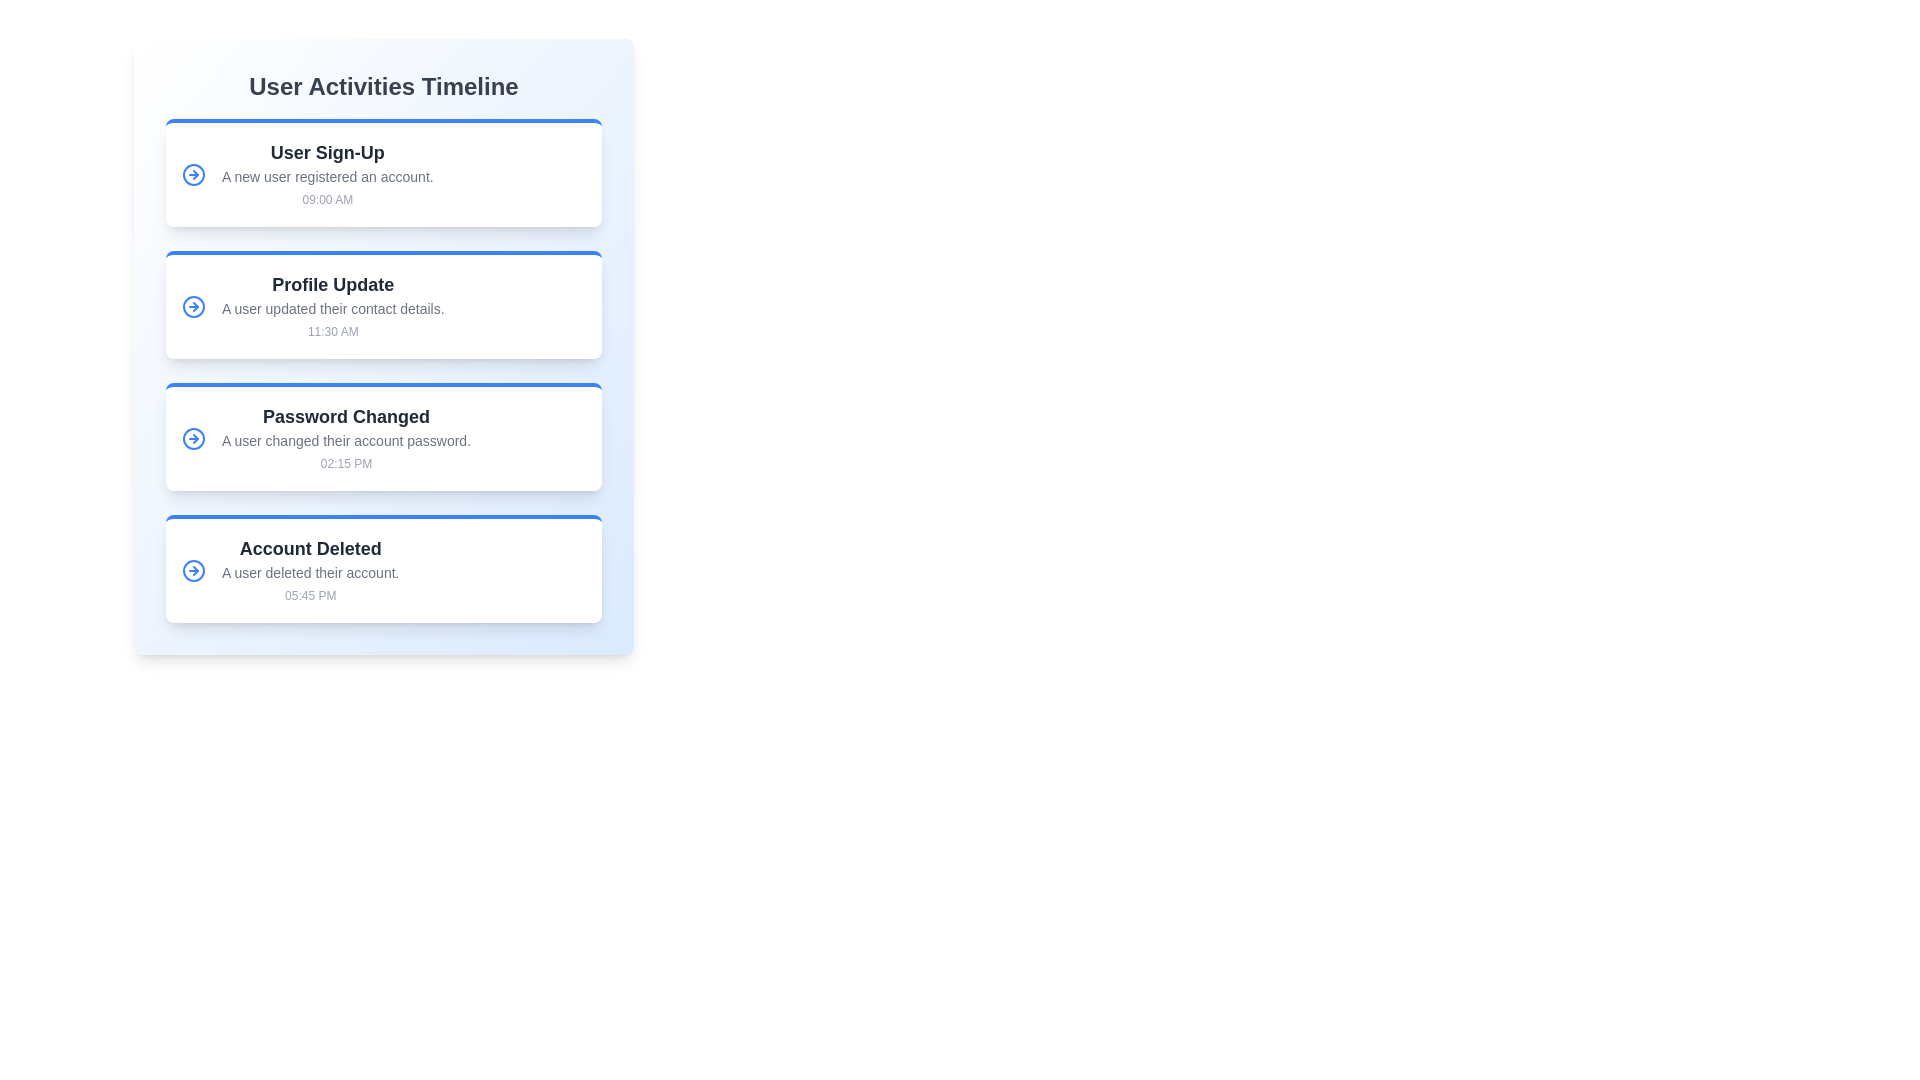 Image resolution: width=1920 pixels, height=1080 pixels. Describe the element at coordinates (193, 173) in the screenshot. I see `the circular icon with a right-pointing arrow that is located to the left of the 'User Sign-Up' text, indicating it has interactive properties` at that location.